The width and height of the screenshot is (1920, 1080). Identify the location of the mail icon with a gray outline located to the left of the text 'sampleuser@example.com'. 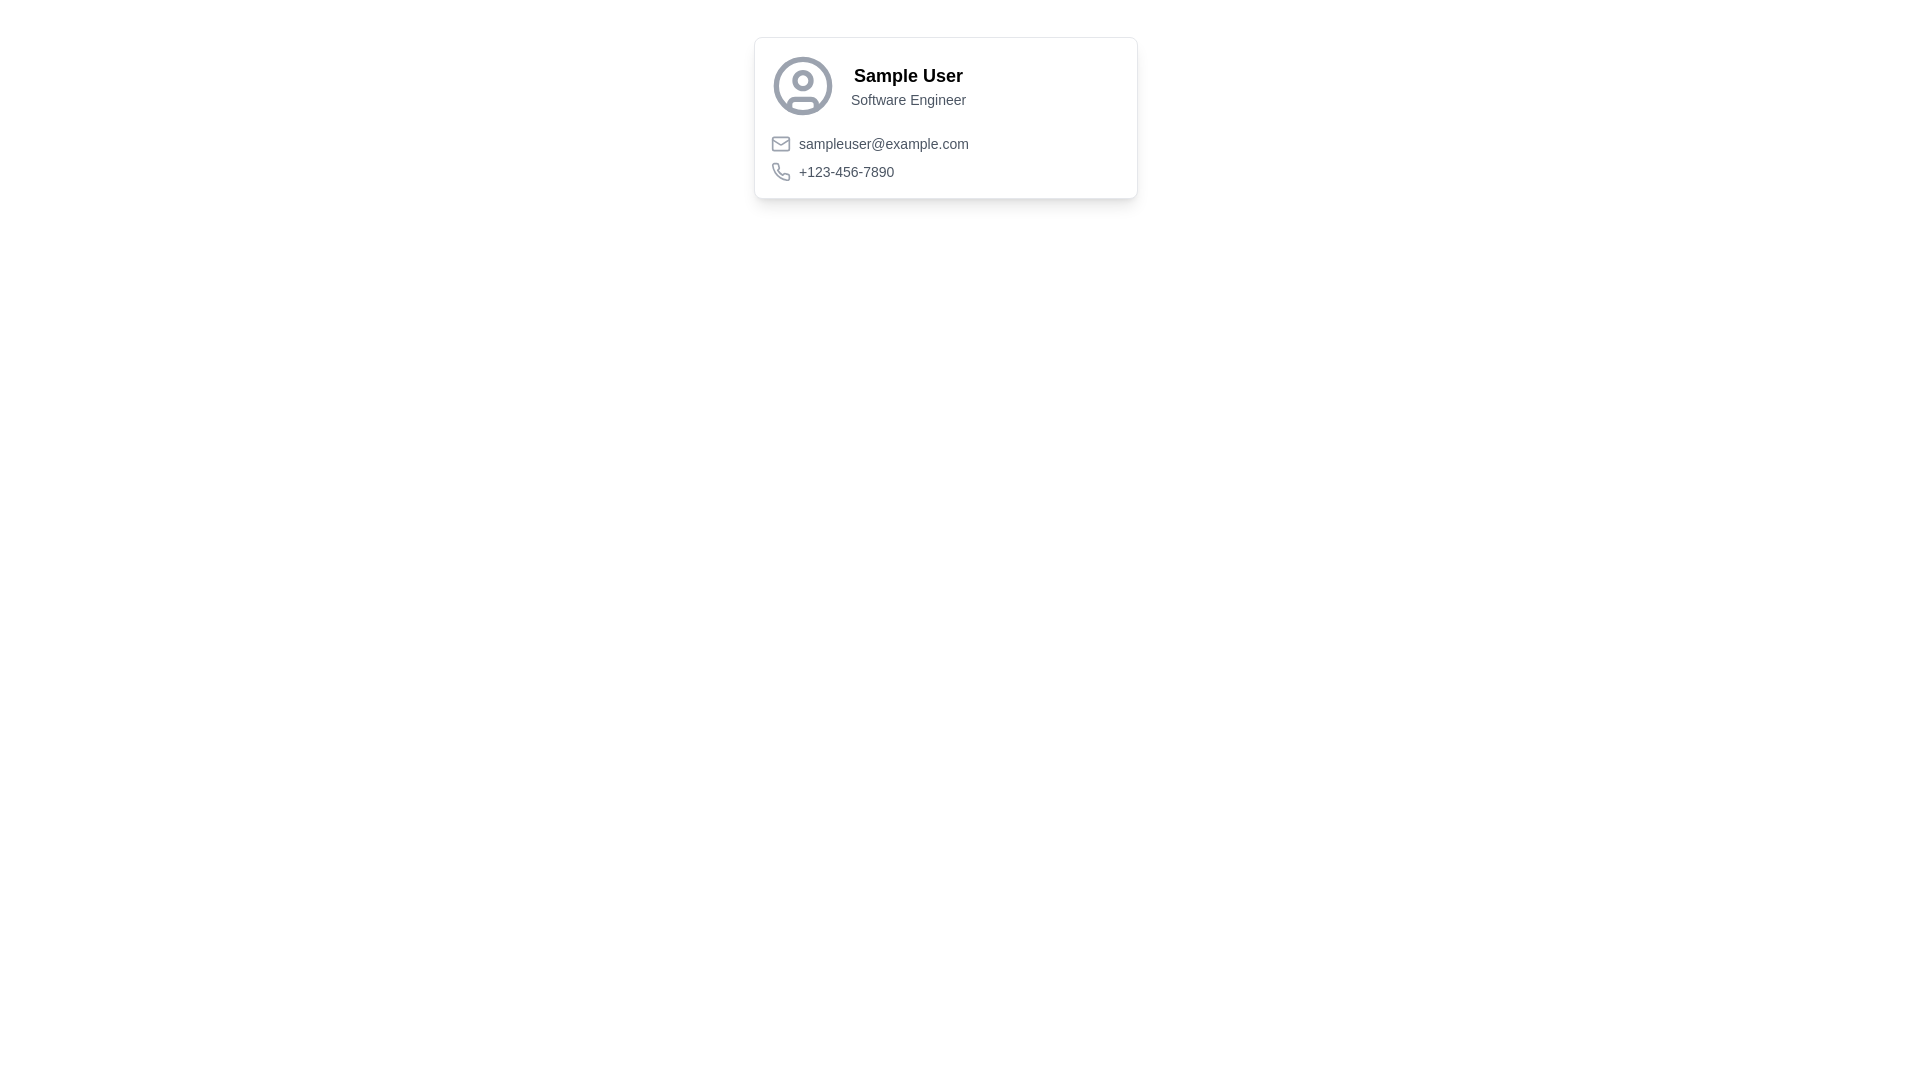
(780, 142).